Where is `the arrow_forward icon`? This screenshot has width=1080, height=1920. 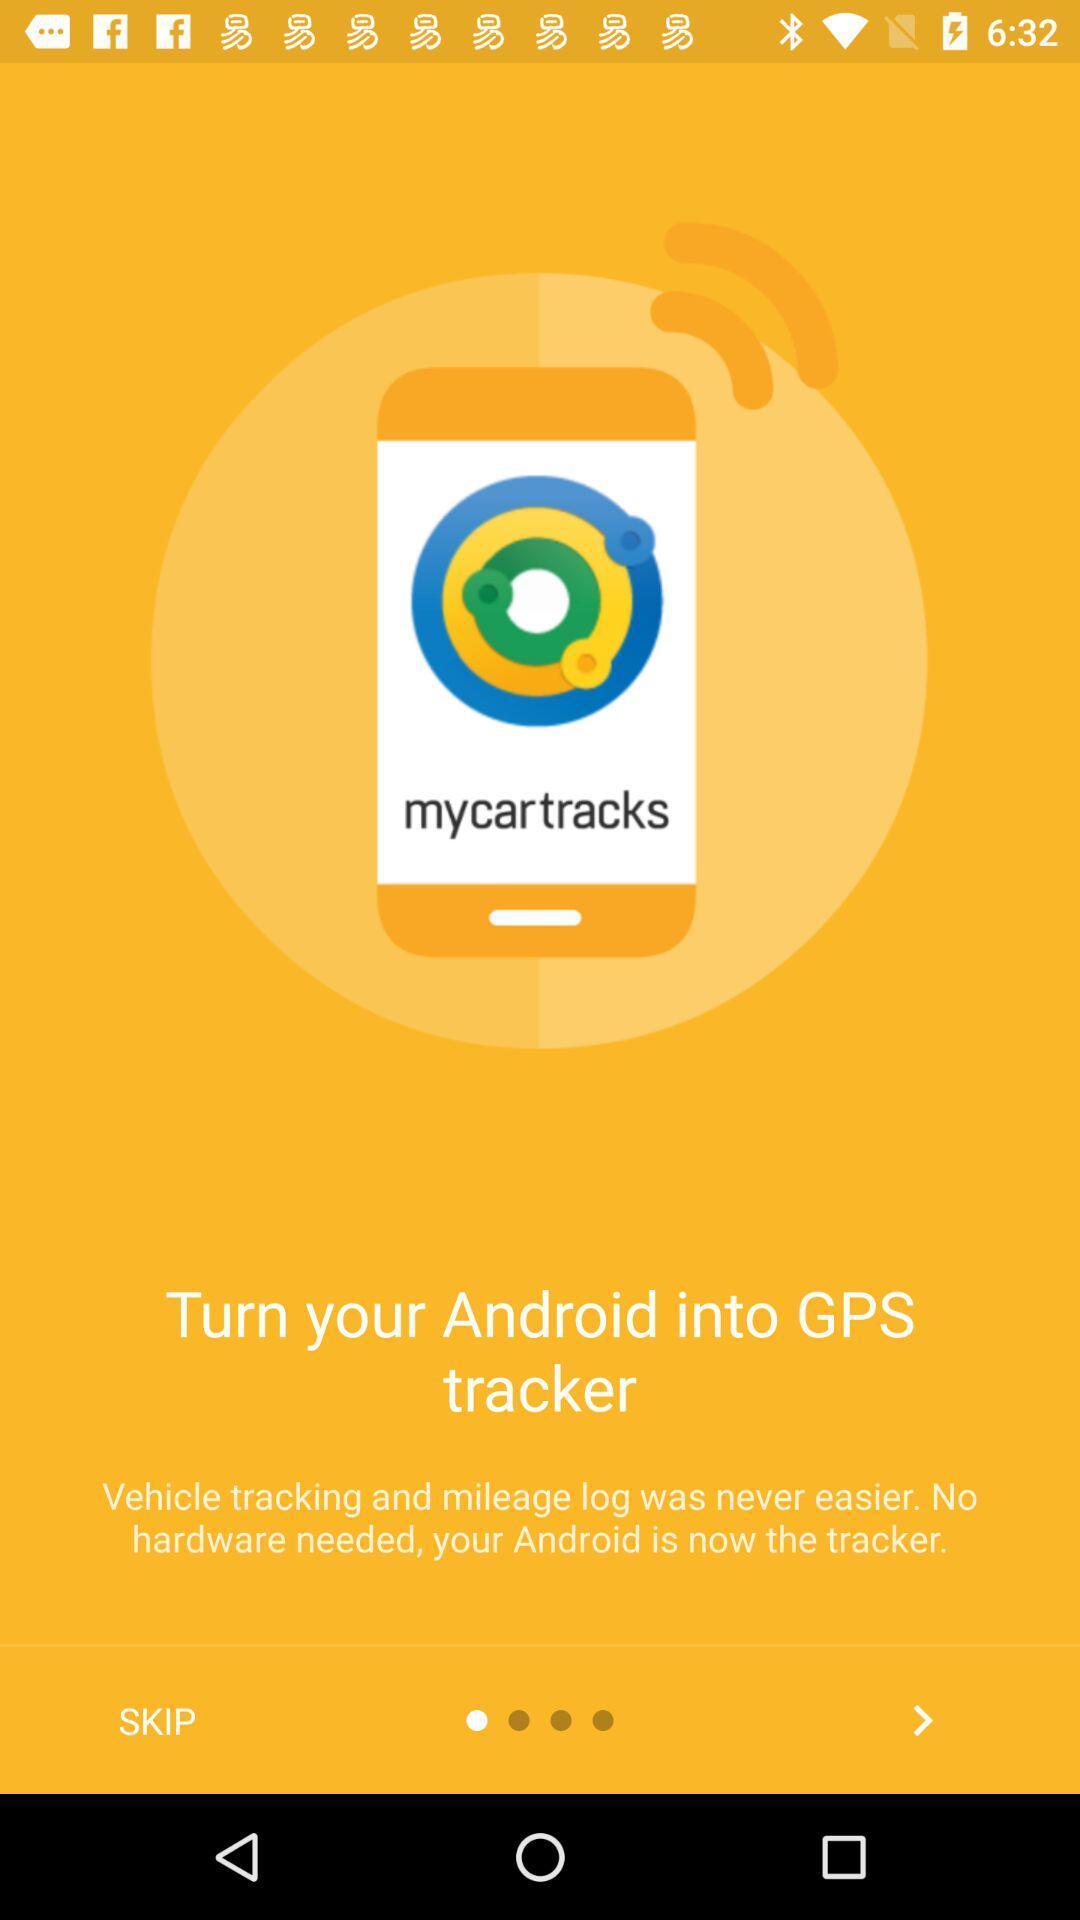 the arrow_forward icon is located at coordinates (922, 1719).